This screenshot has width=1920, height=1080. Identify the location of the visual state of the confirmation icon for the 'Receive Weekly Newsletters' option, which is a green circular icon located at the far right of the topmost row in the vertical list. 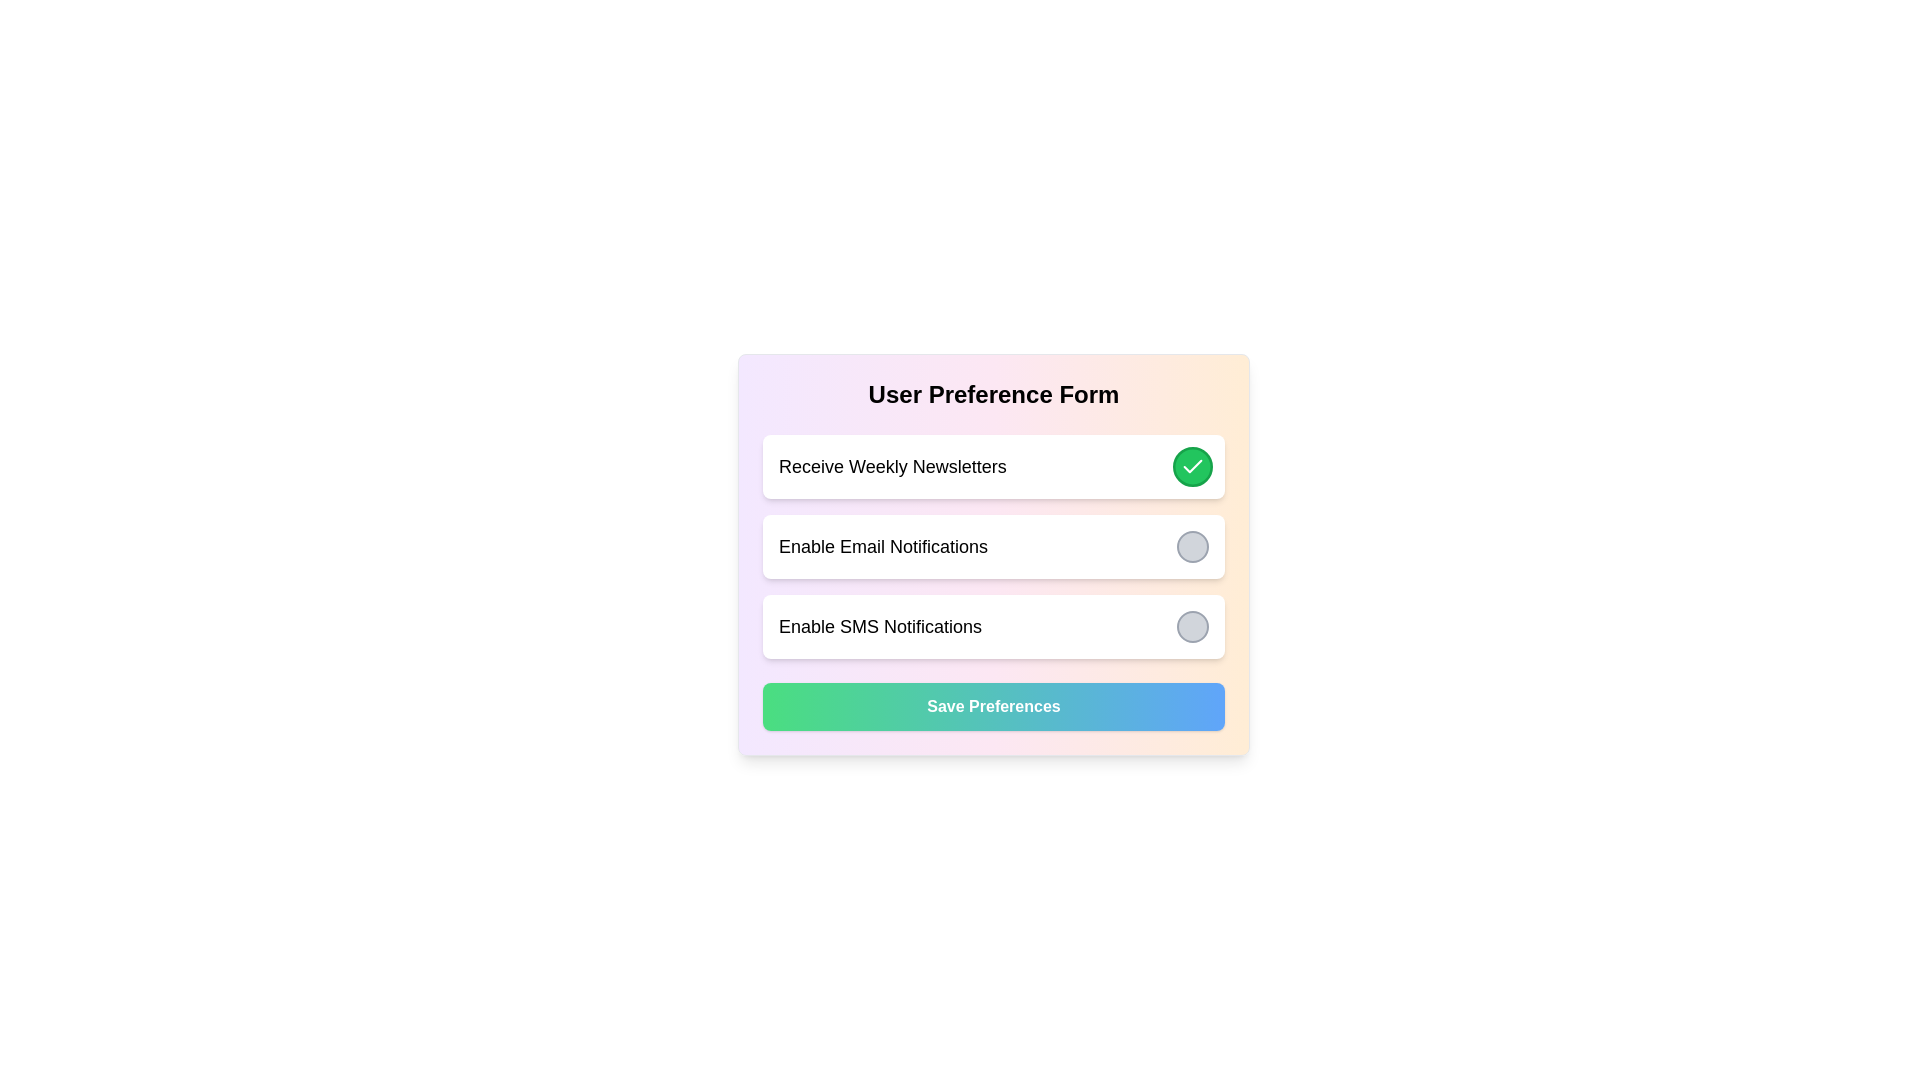
(1193, 466).